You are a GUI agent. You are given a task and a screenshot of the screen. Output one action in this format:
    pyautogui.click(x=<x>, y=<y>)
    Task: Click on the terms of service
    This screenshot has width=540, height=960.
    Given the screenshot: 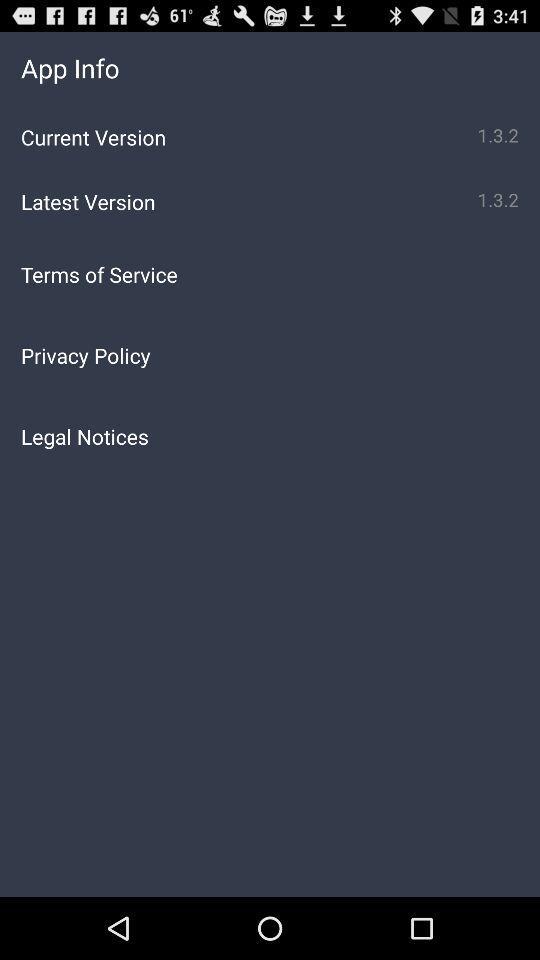 What is the action you would take?
    pyautogui.click(x=270, y=273)
    